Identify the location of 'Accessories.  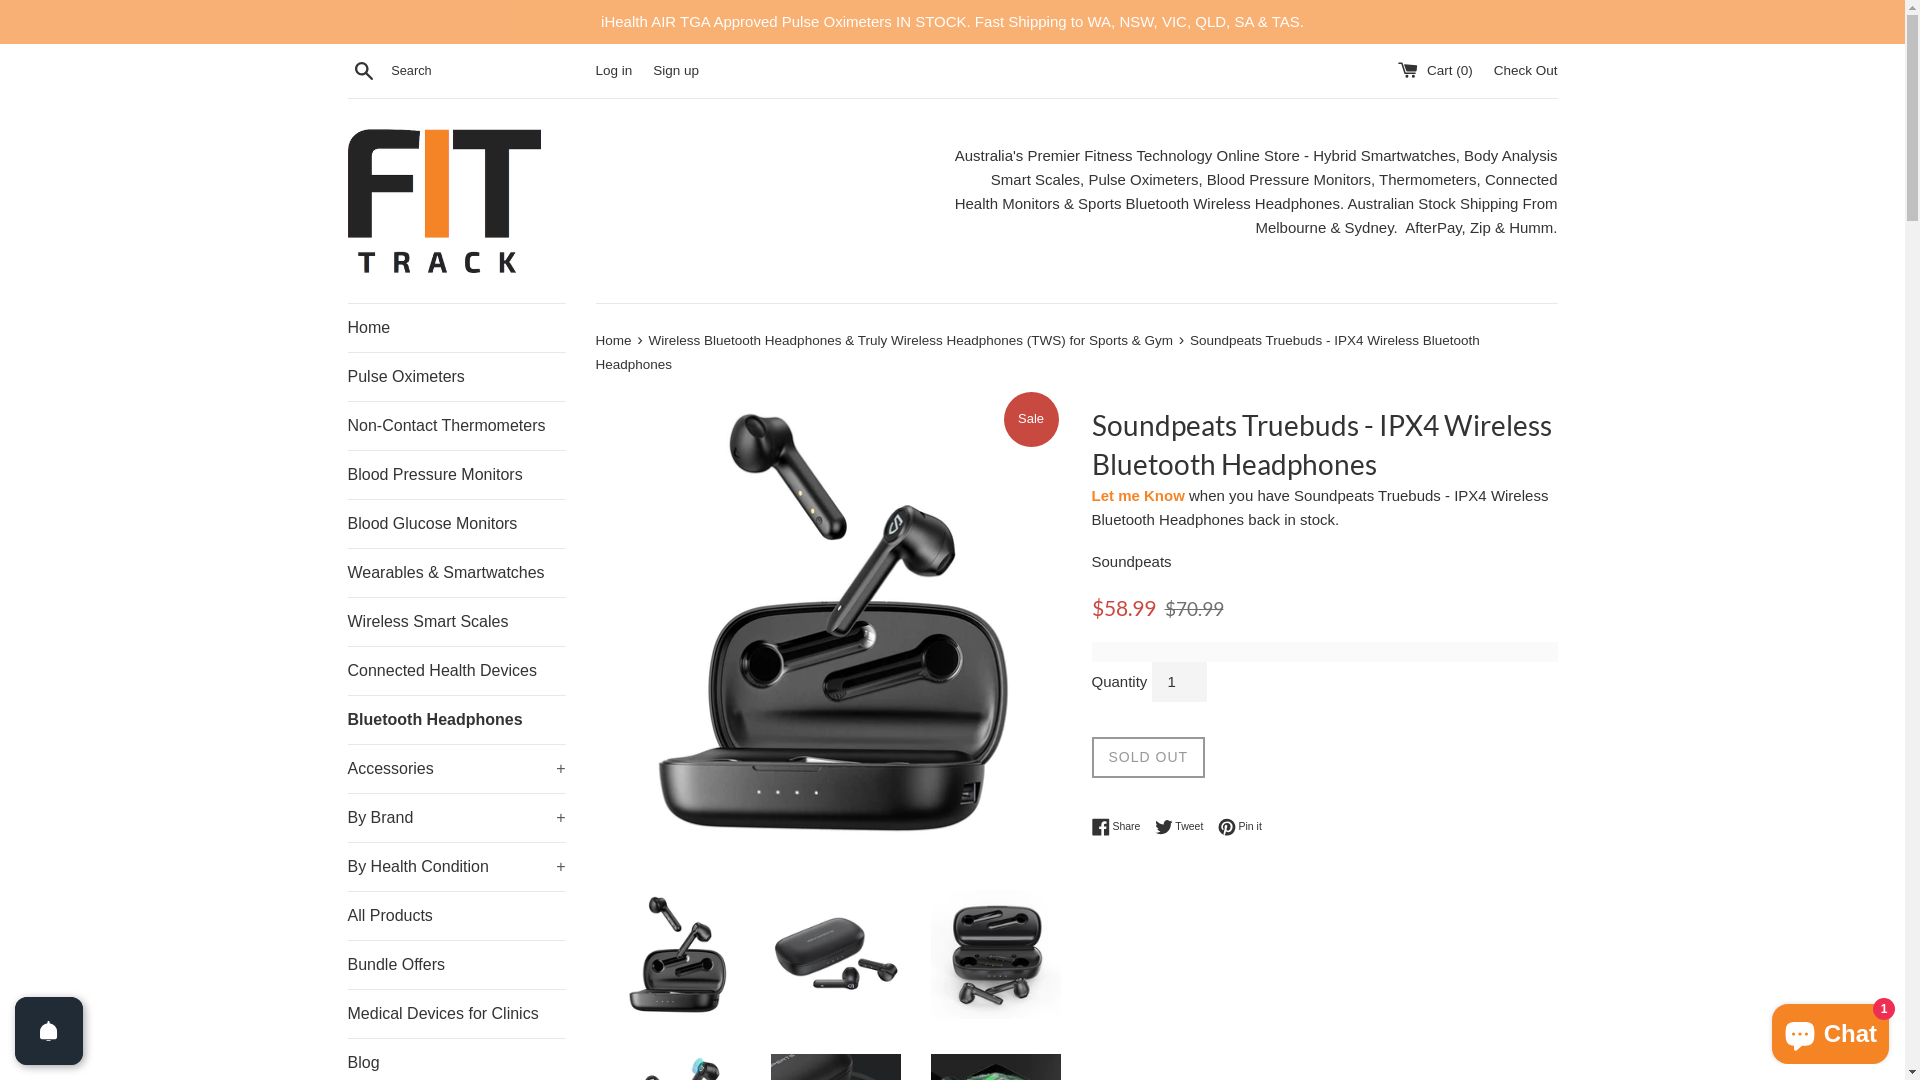
(347, 766).